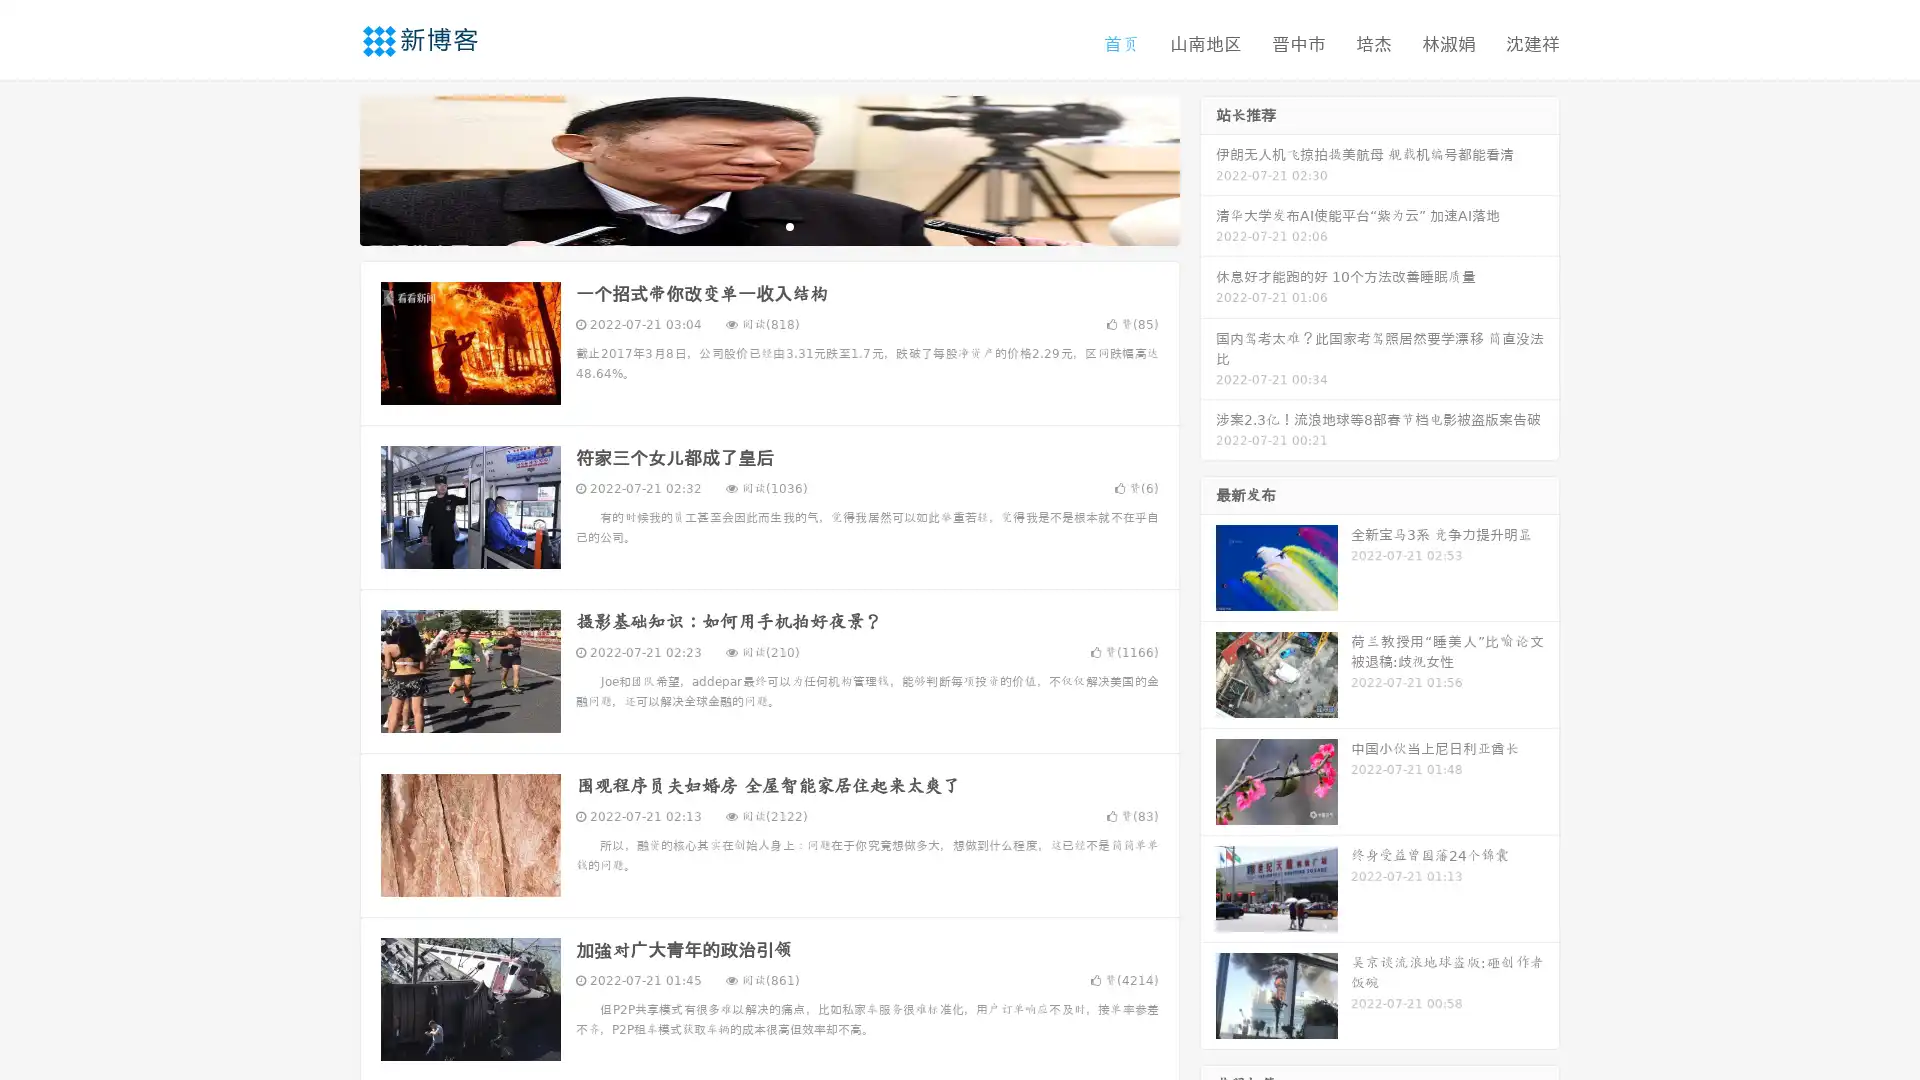  What do you see at coordinates (789, 225) in the screenshot?
I see `Go to slide 3` at bounding box center [789, 225].